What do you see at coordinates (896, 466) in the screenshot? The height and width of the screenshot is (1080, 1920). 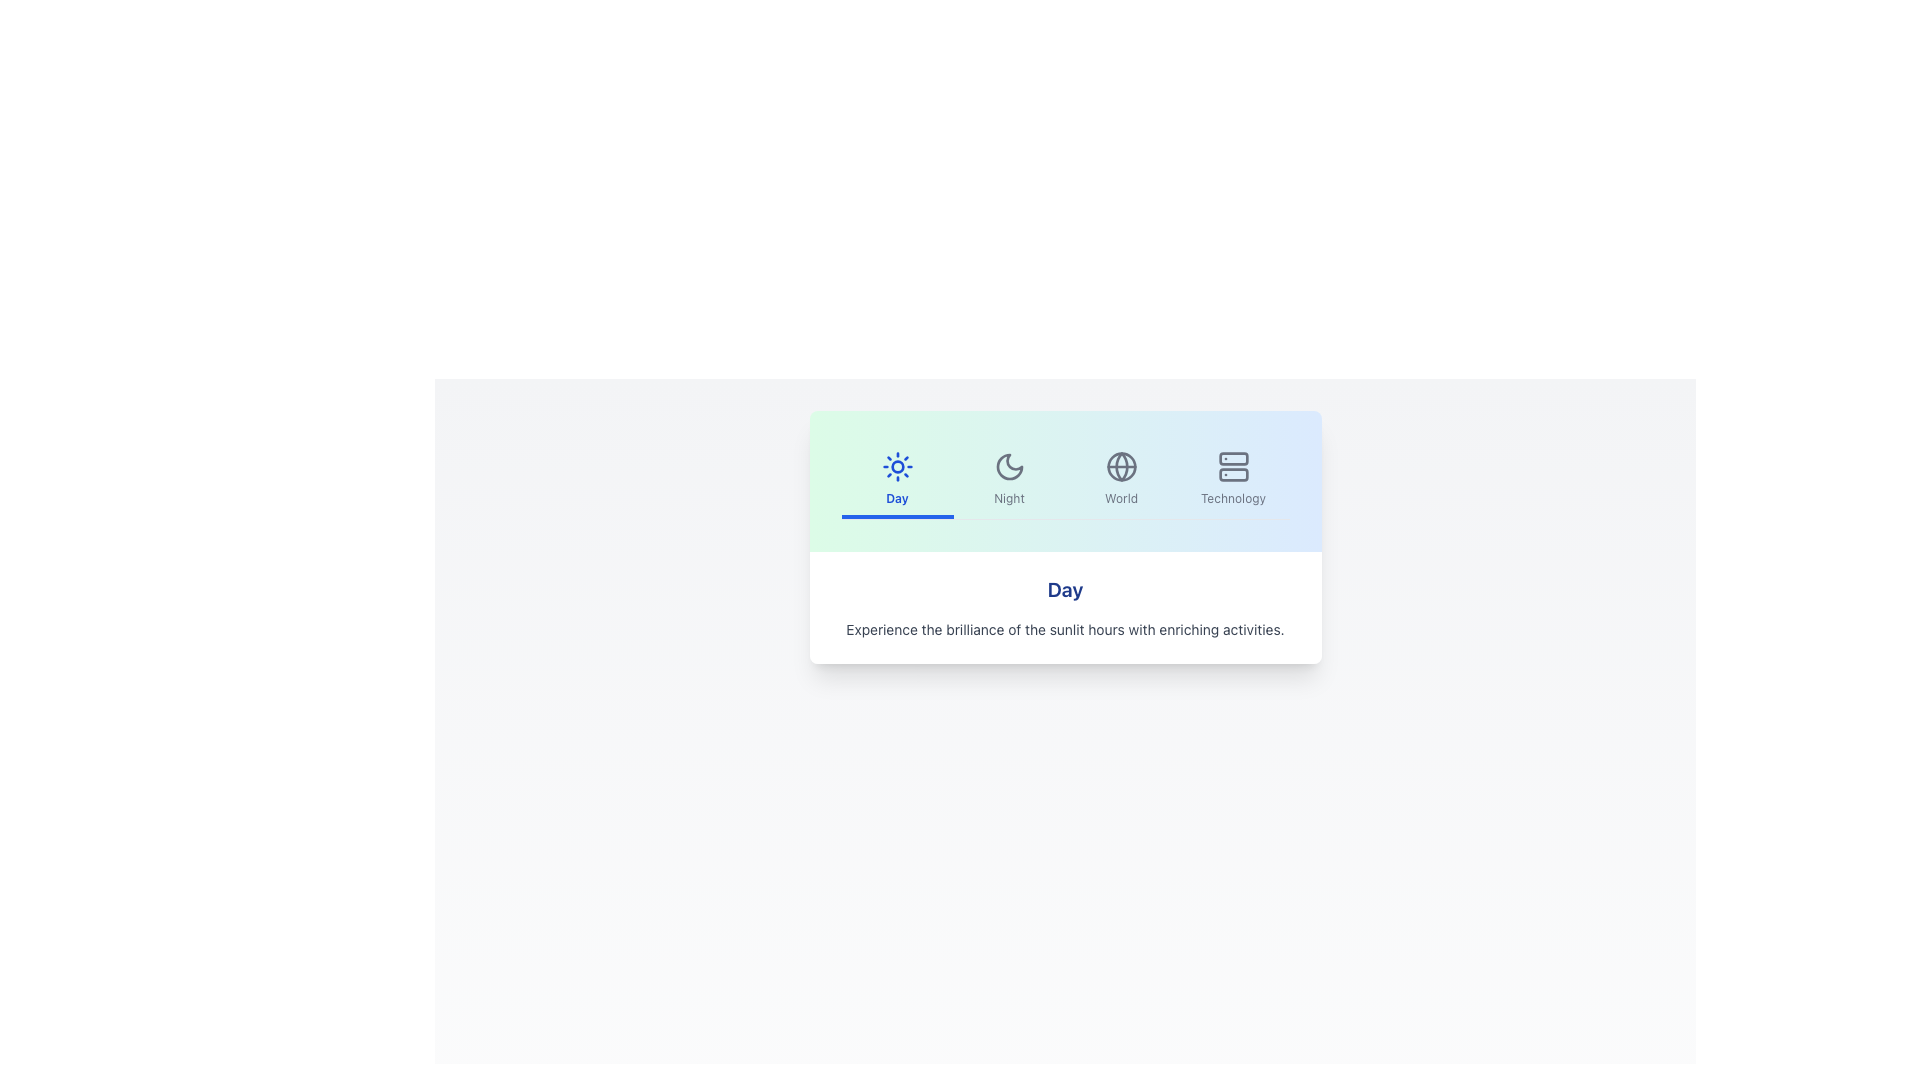 I see `the sun icon with a blue outline located in the top-left area of the 'Day' navigation bar, which aligns with 'Night', 'World', and 'Technology'` at bounding box center [896, 466].